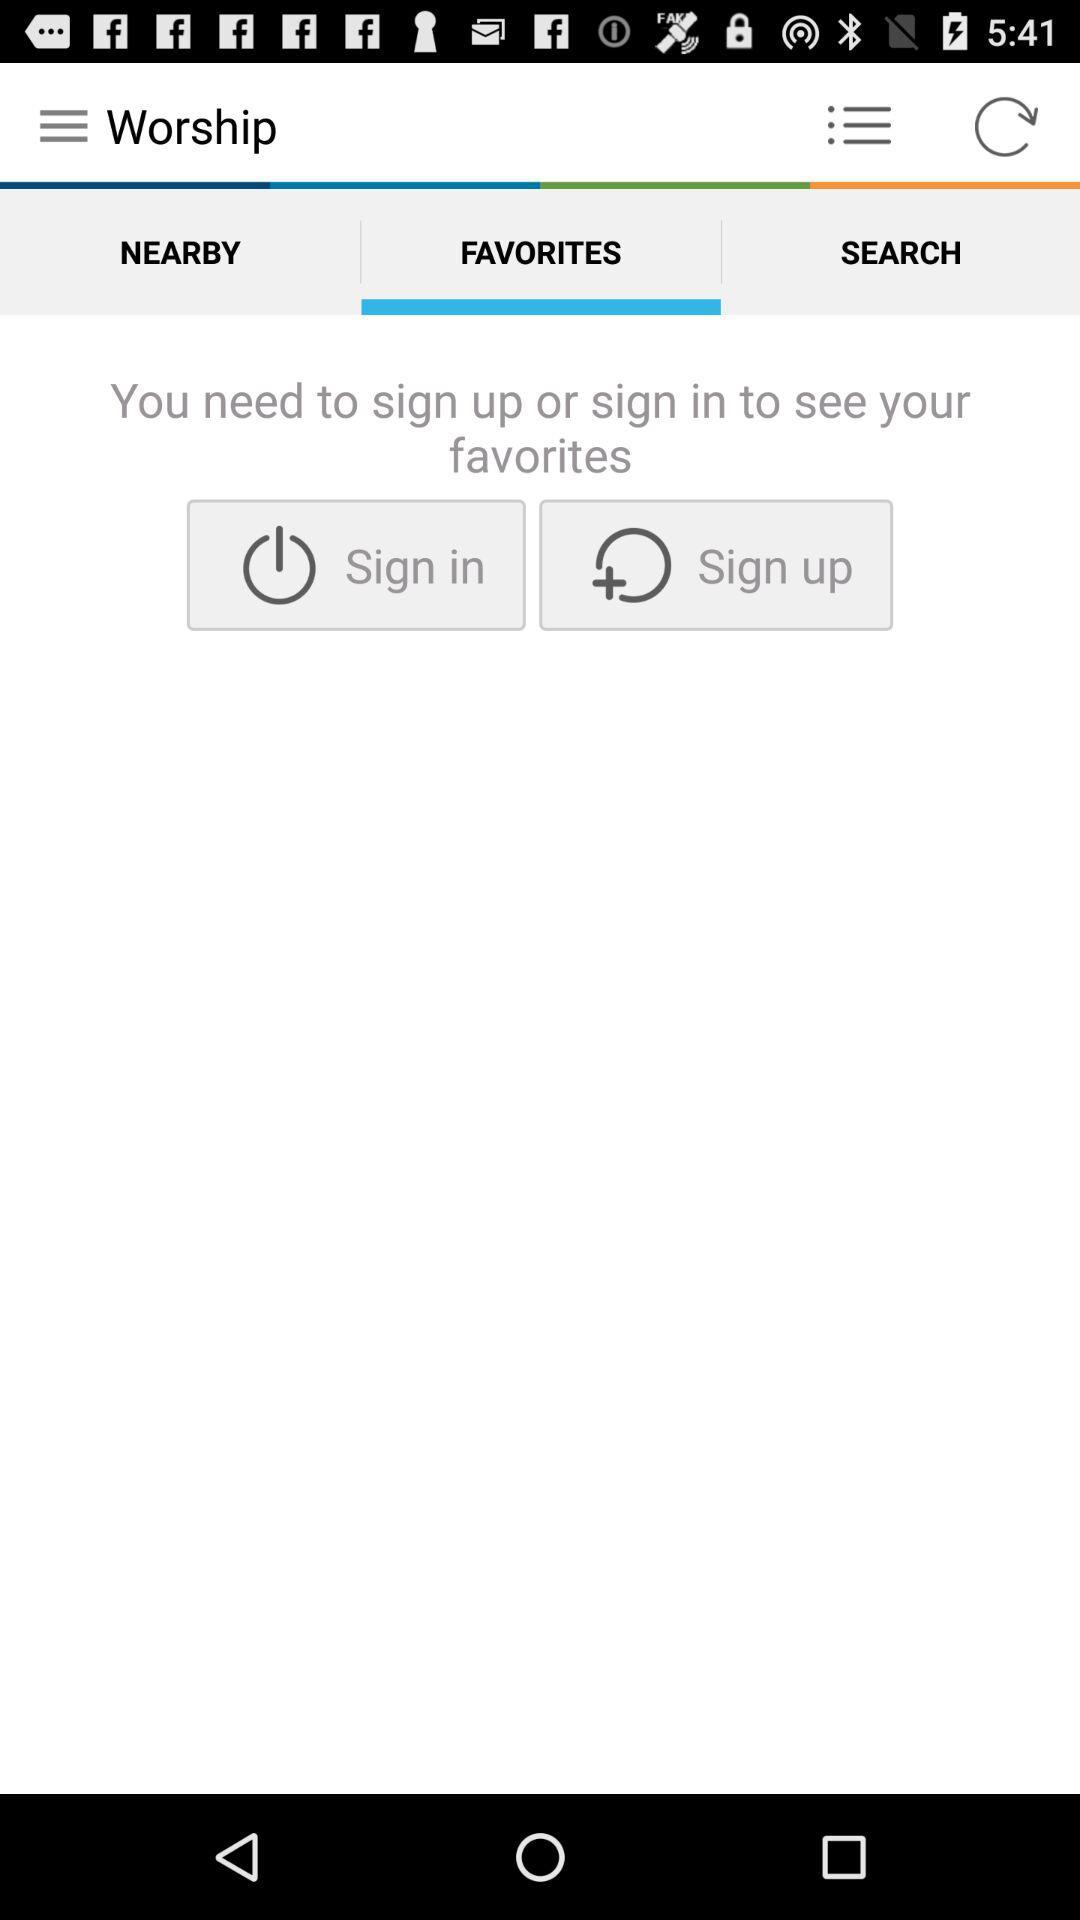 Image resolution: width=1080 pixels, height=1920 pixels. Describe the element at coordinates (858, 124) in the screenshot. I see `theree doted icon which is right side to text worship` at that location.